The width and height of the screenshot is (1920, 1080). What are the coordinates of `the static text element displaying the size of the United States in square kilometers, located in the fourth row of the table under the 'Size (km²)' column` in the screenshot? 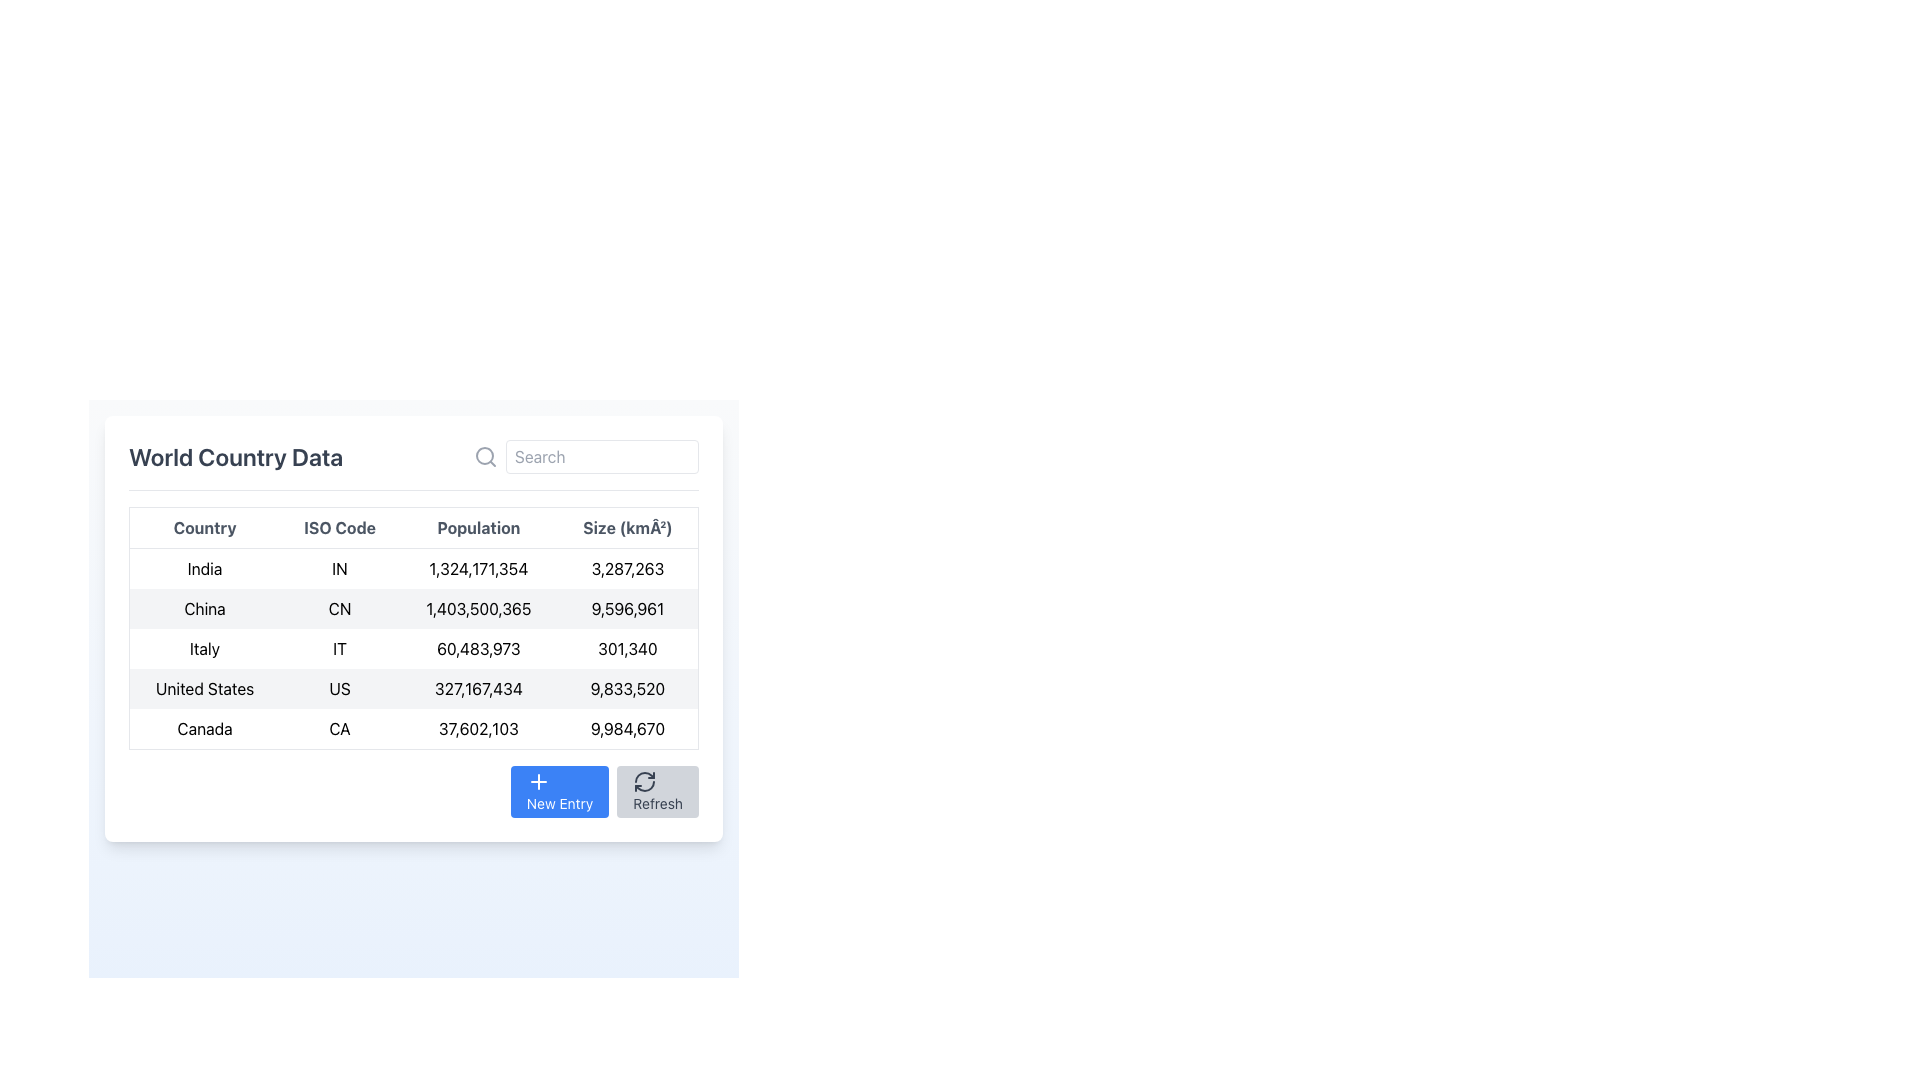 It's located at (627, 688).